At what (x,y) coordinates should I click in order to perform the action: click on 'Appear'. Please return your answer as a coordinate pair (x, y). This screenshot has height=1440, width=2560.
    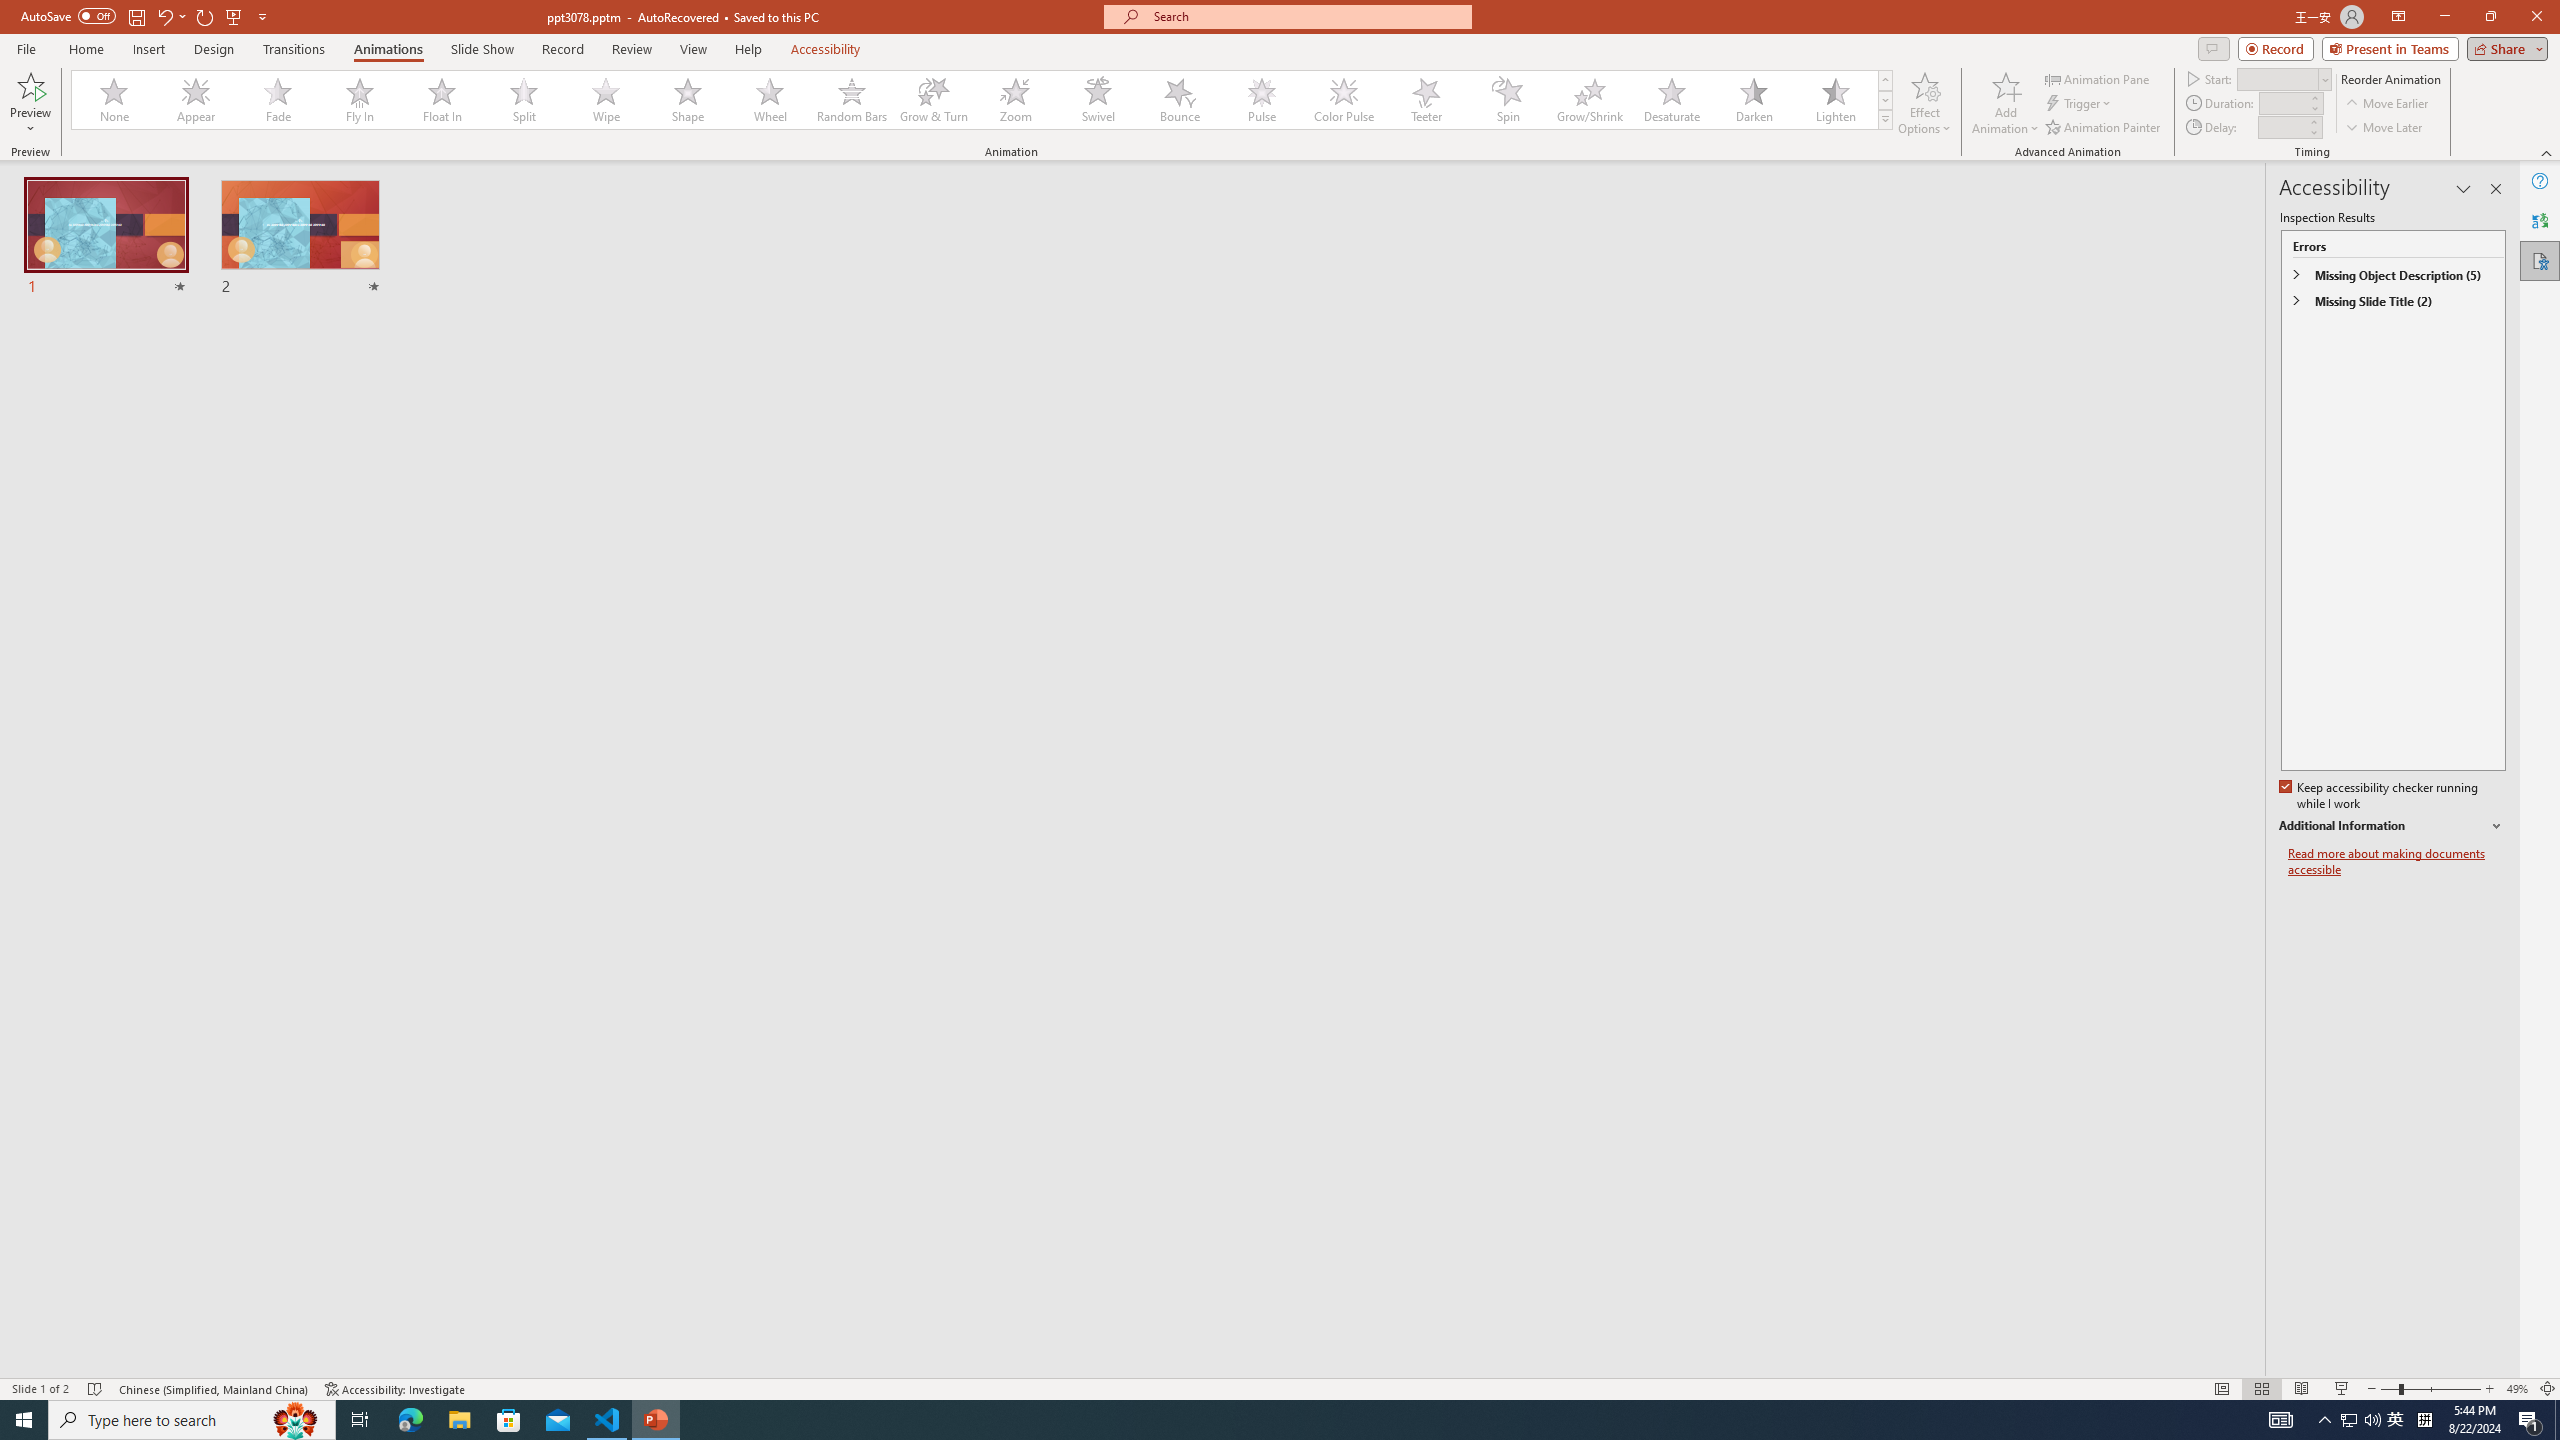
    Looking at the image, I should click on (196, 99).